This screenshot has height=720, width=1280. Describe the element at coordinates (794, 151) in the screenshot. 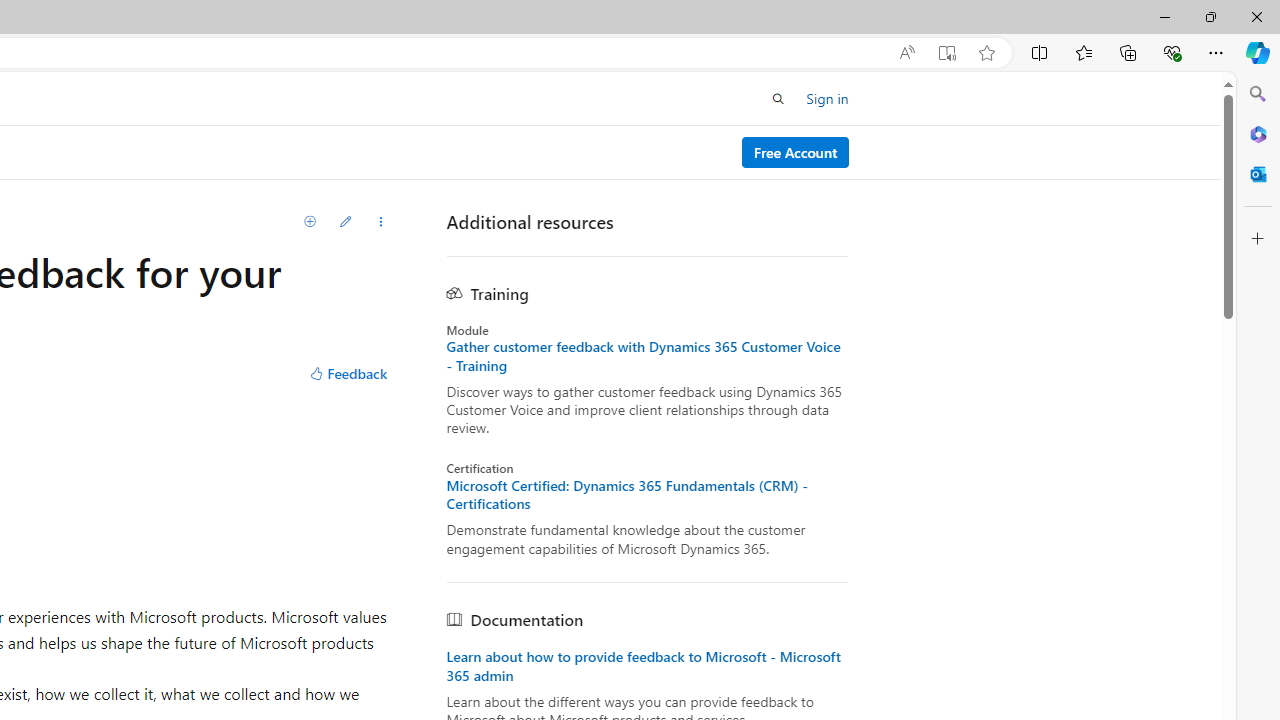

I see `'Free Account'` at that location.